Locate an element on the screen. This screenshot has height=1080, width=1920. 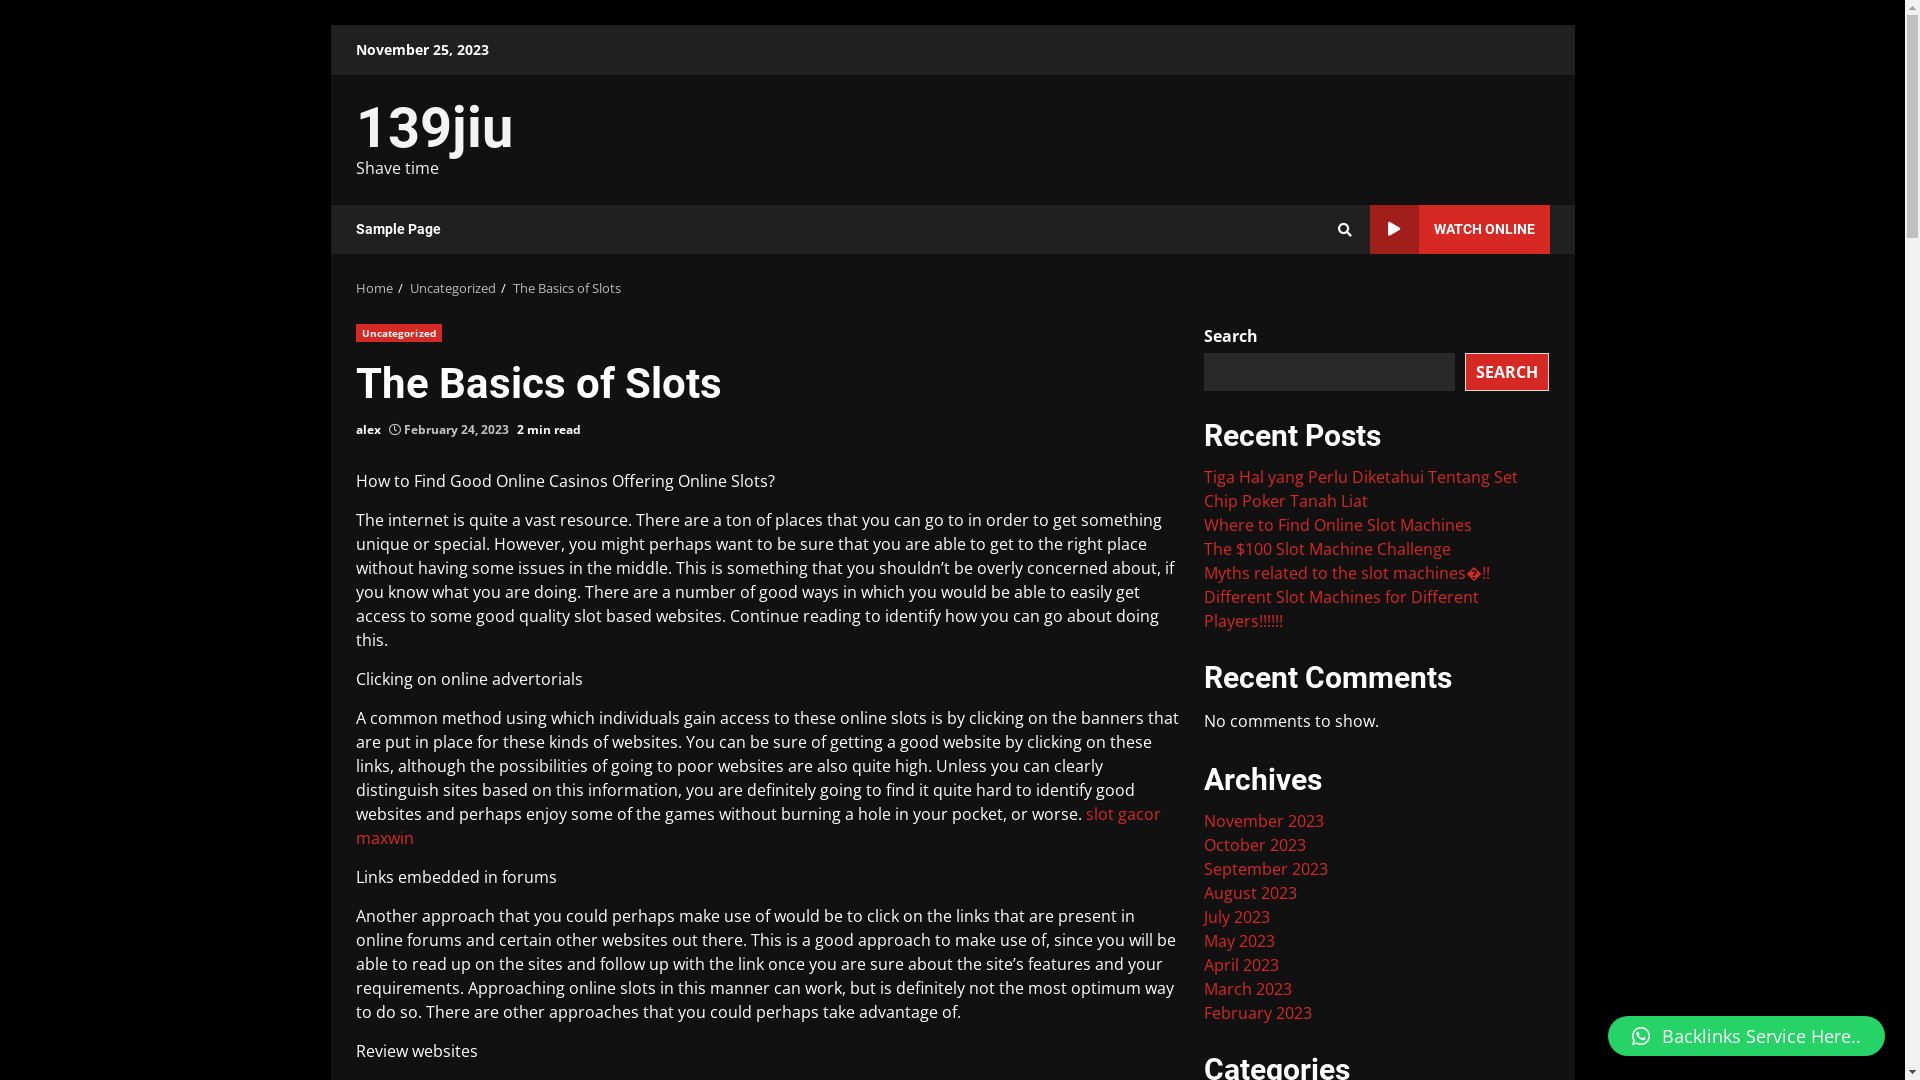
'August 2023' is located at coordinates (1249, 892).